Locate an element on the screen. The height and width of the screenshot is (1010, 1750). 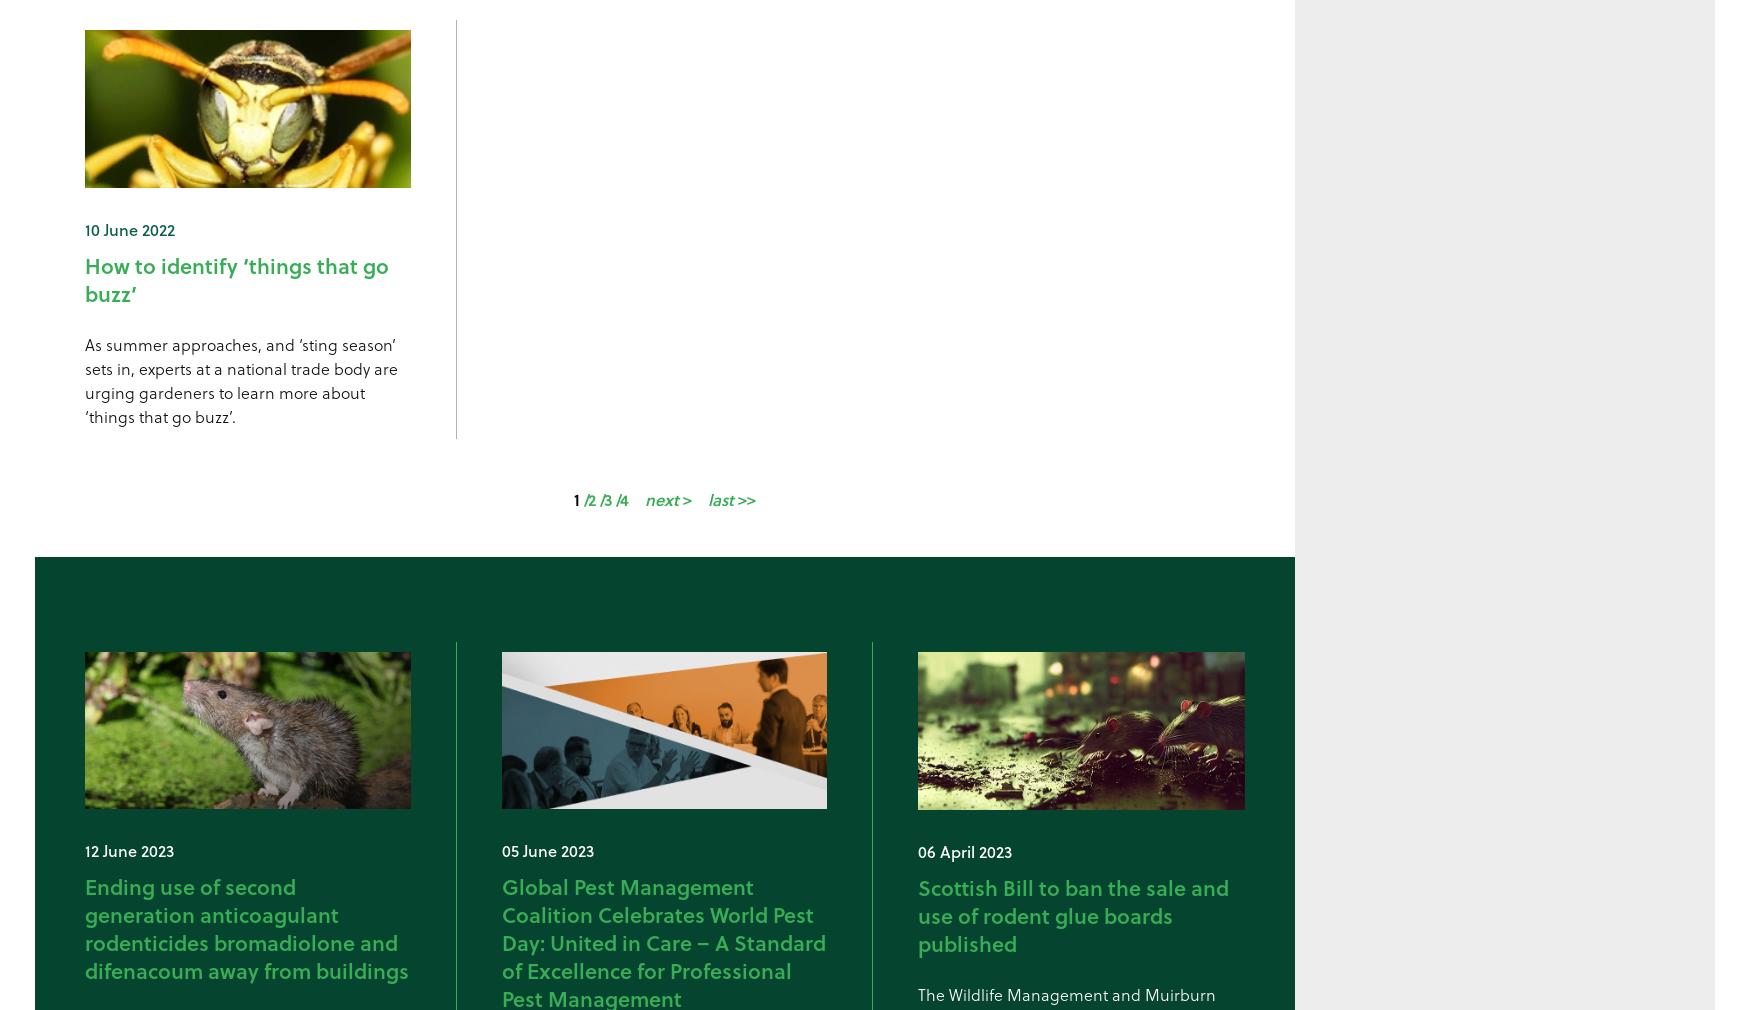
'last' is located at coordinates (708, 498).